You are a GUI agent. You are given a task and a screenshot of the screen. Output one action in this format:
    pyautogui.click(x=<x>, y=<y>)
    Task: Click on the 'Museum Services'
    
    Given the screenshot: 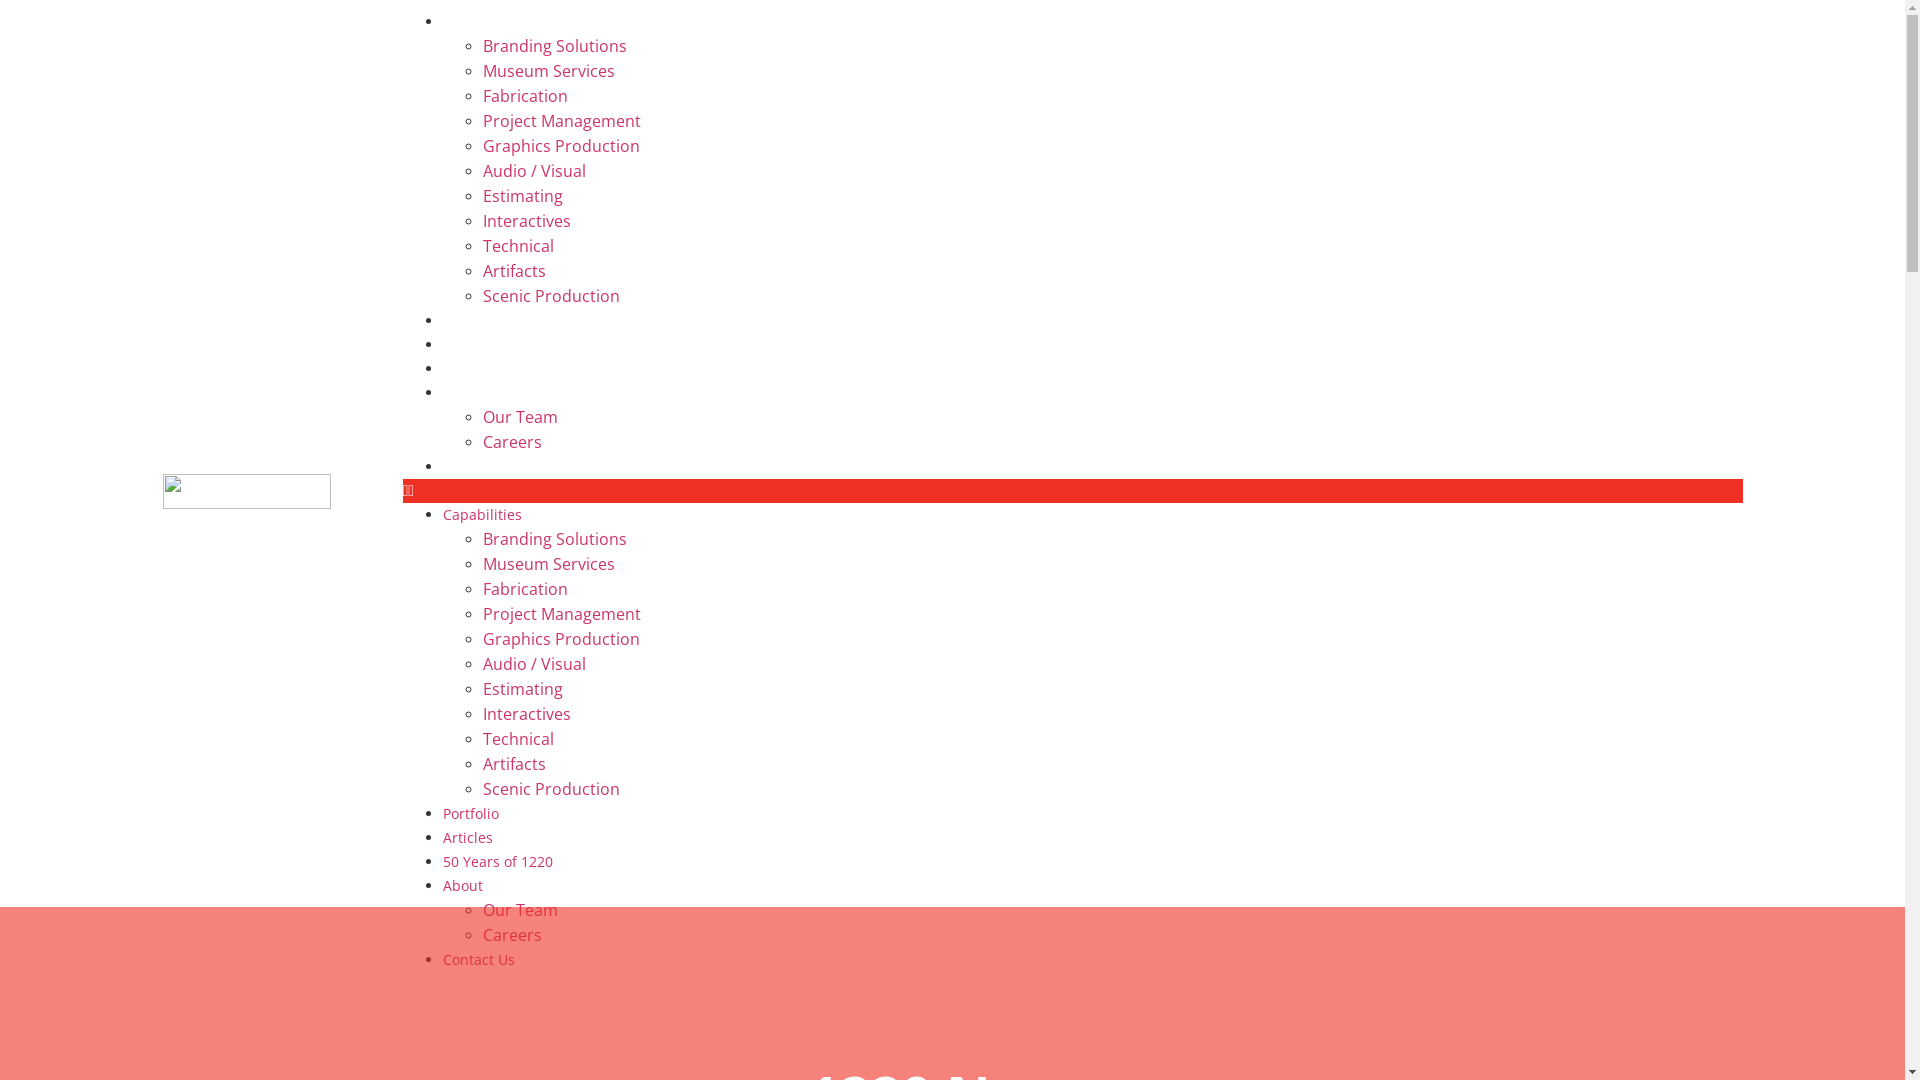 What is the action you would take?
    pyautogui.click(x=481, y=563)
    